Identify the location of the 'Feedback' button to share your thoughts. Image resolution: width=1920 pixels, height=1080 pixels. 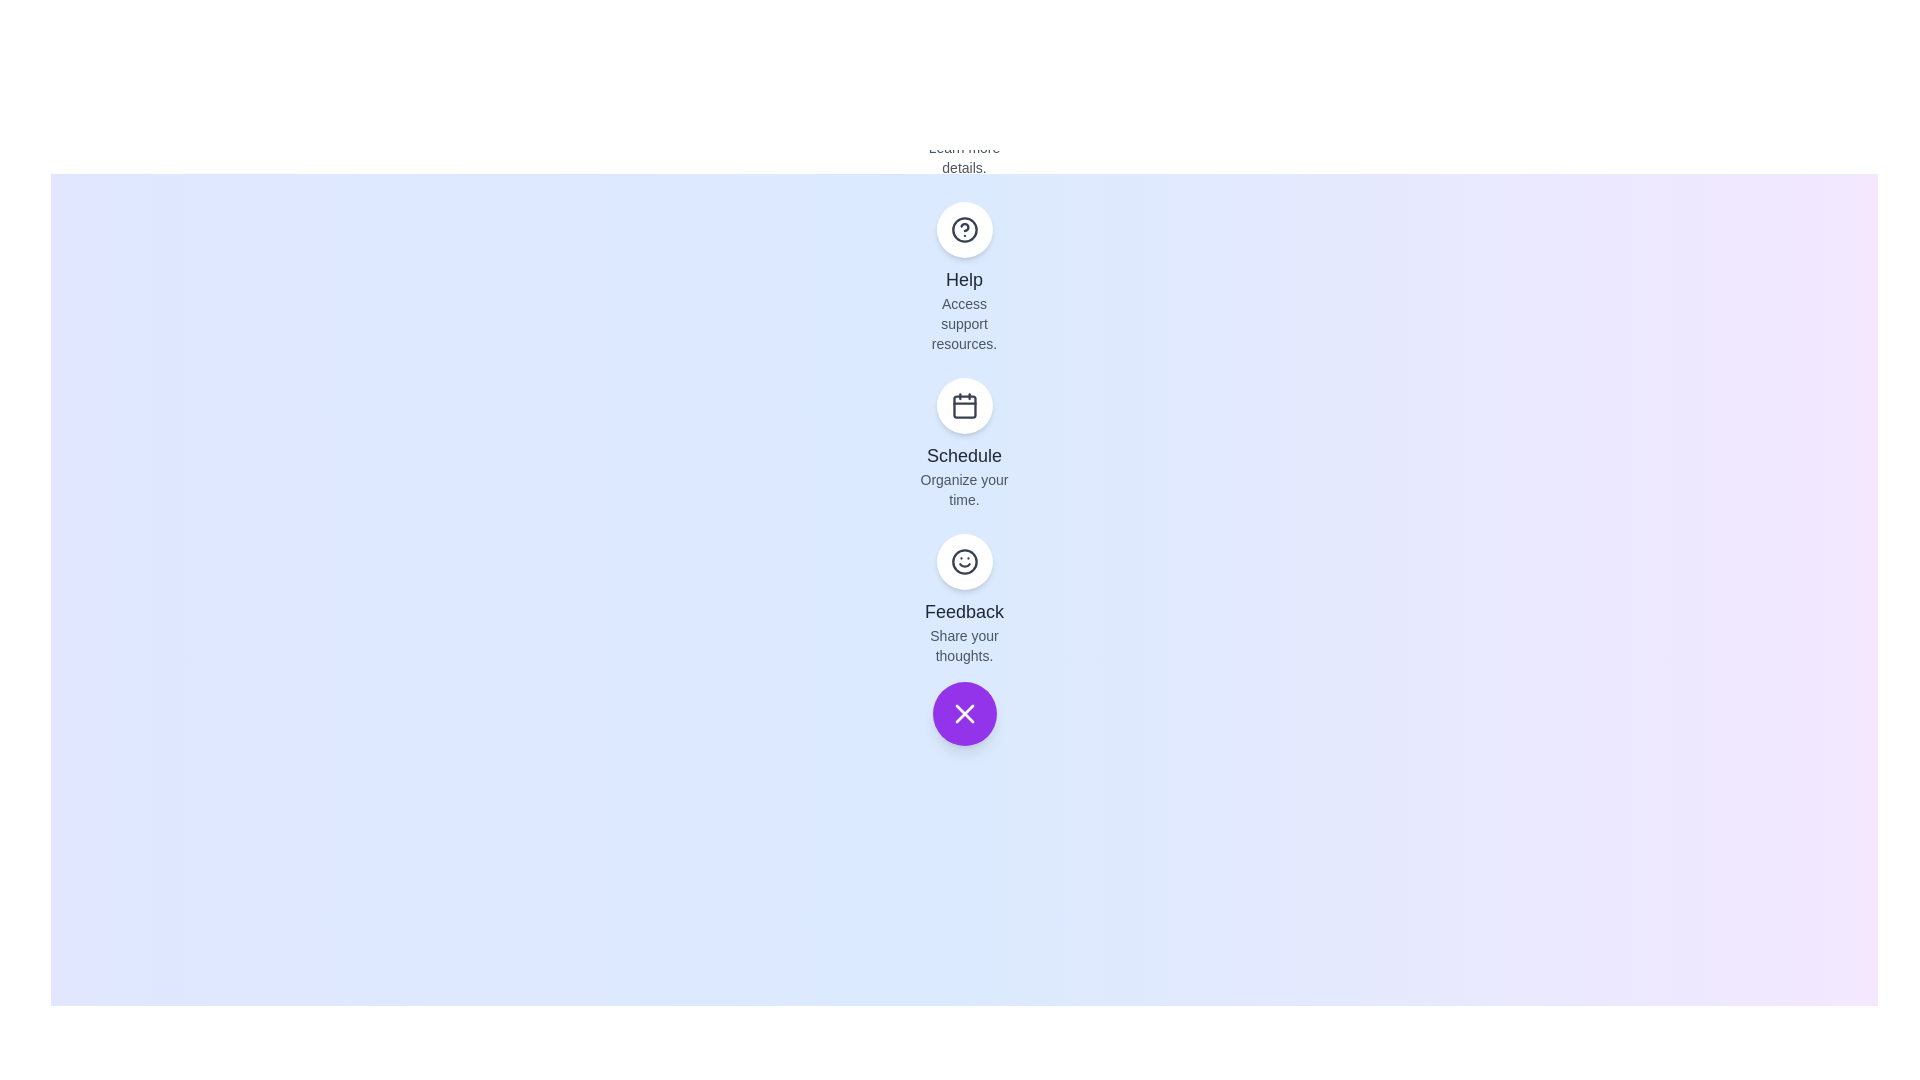
(964, 562).